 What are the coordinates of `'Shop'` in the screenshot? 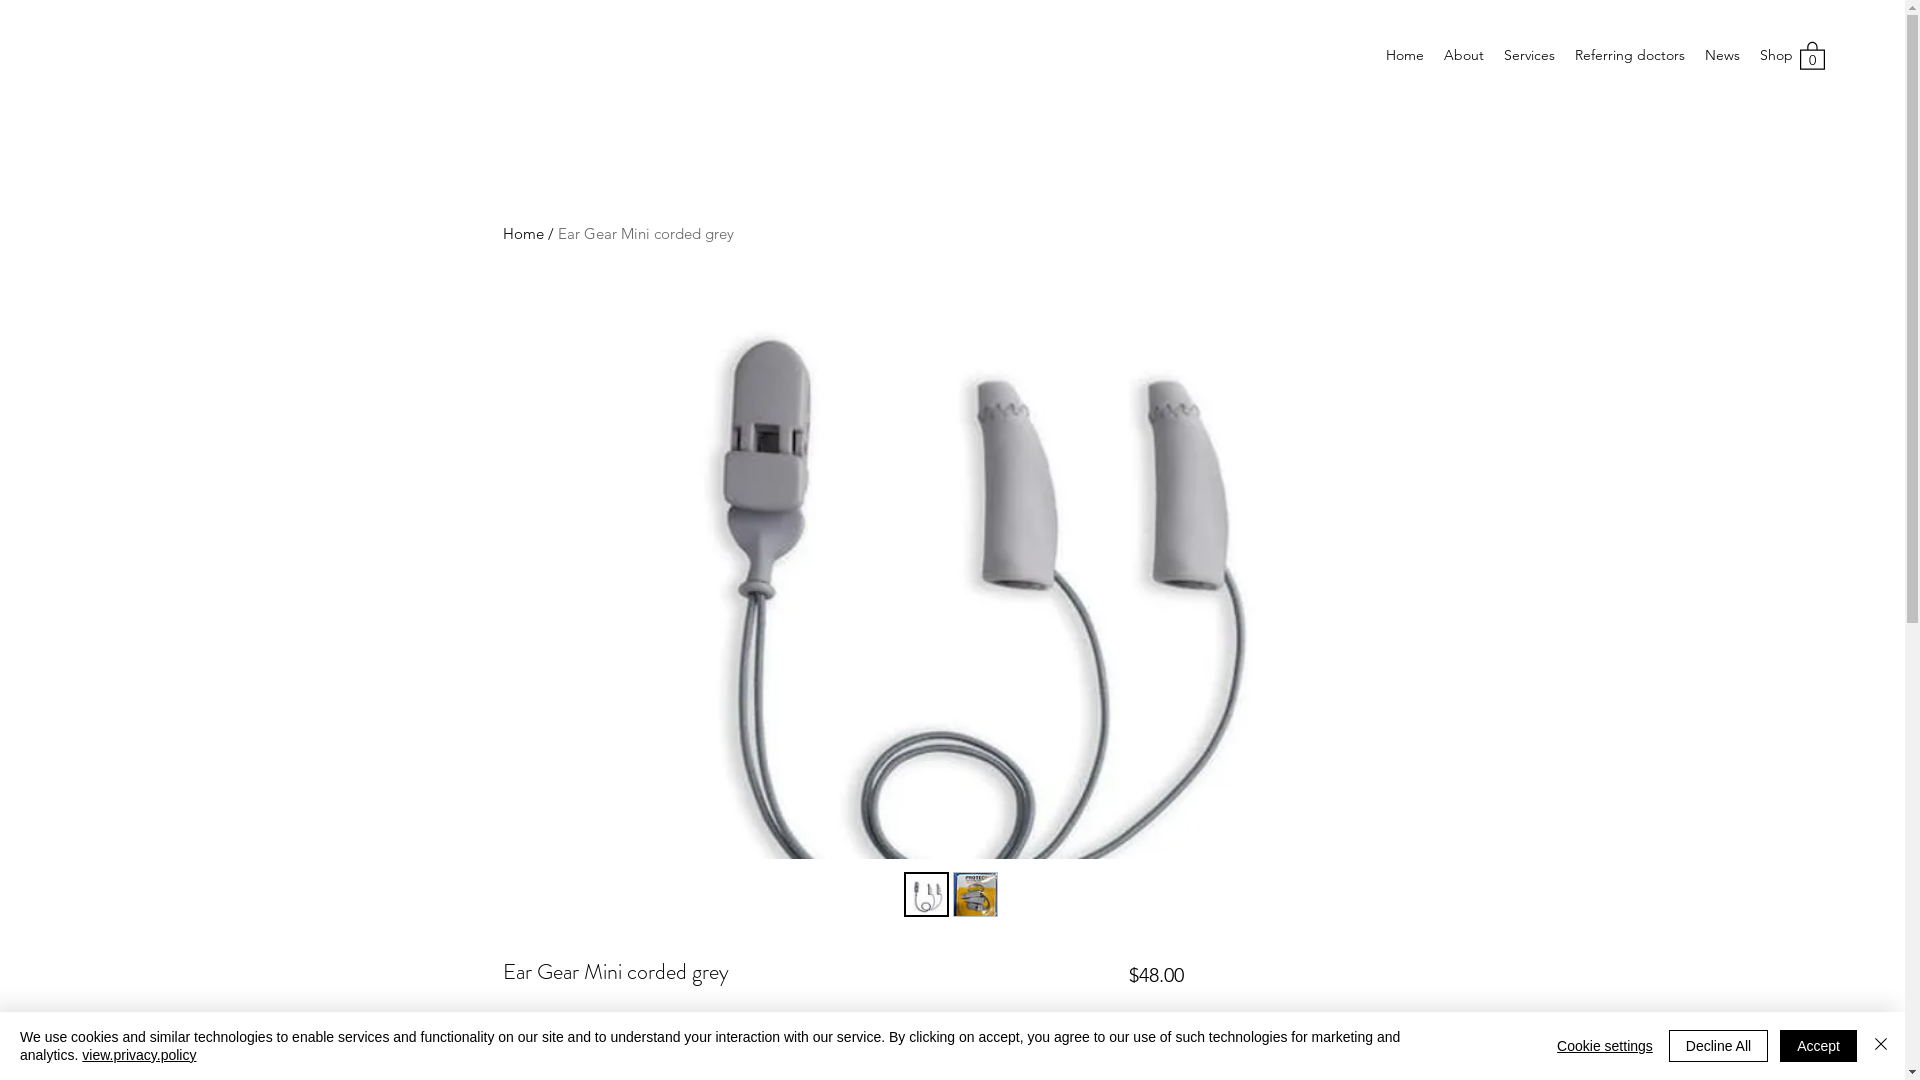 It's located at (1776, 53).